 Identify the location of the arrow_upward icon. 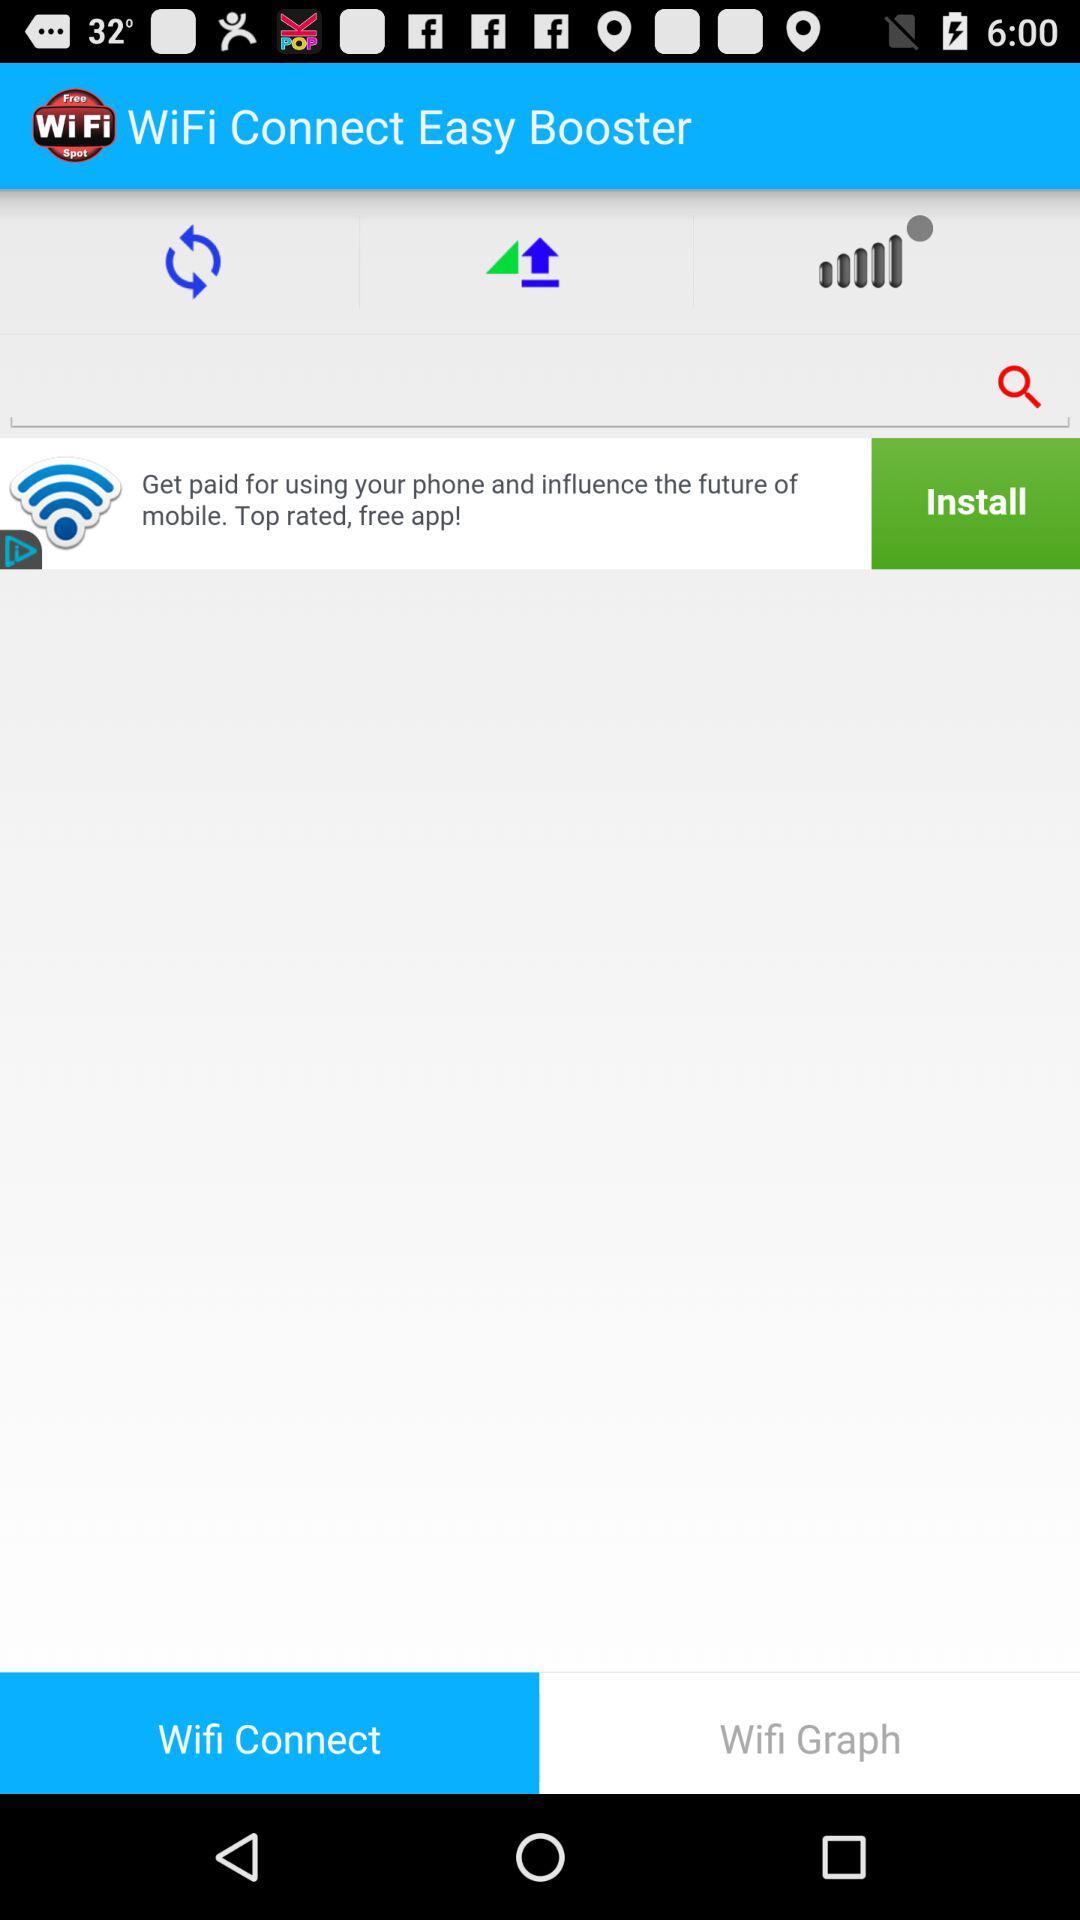
(525, 278).